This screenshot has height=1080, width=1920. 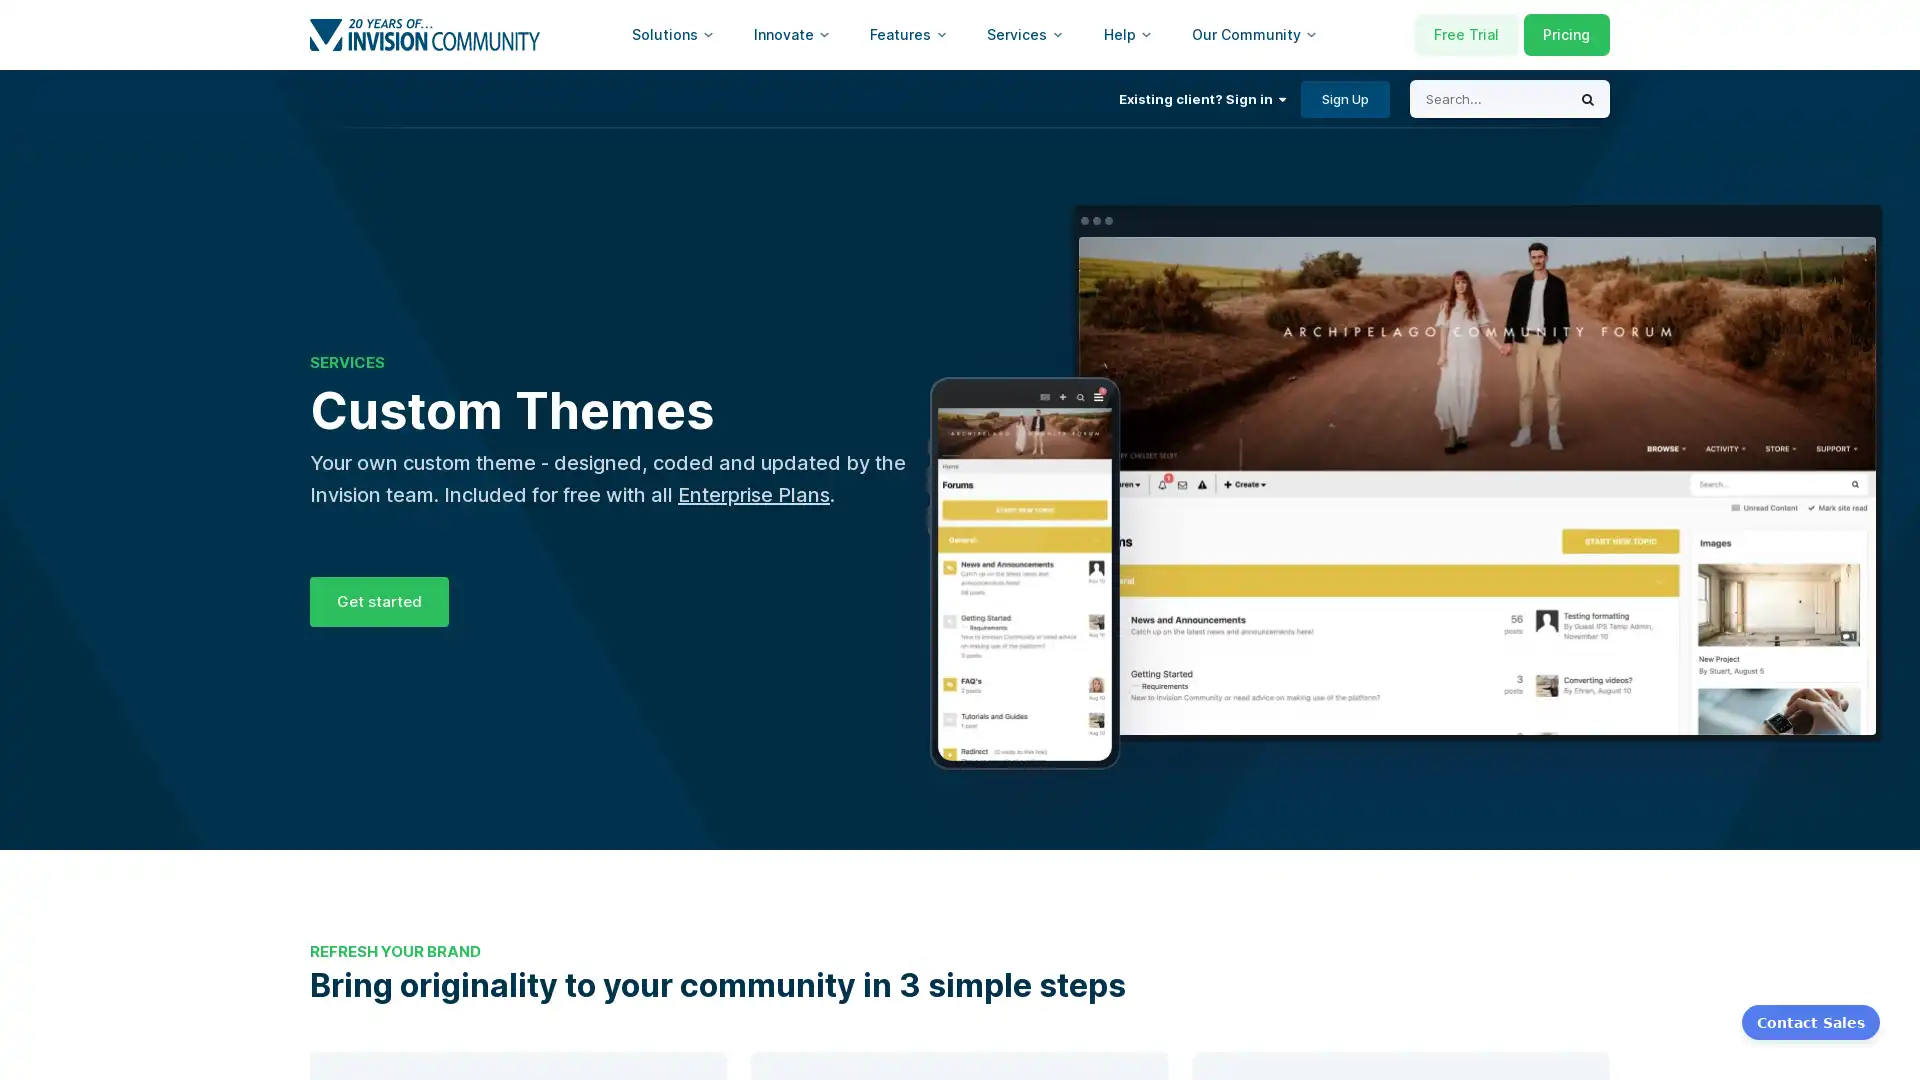 What do you see at coordinates (1025, 34) in the screenshot?
I see `Services` at bounding box center [1025, 34].